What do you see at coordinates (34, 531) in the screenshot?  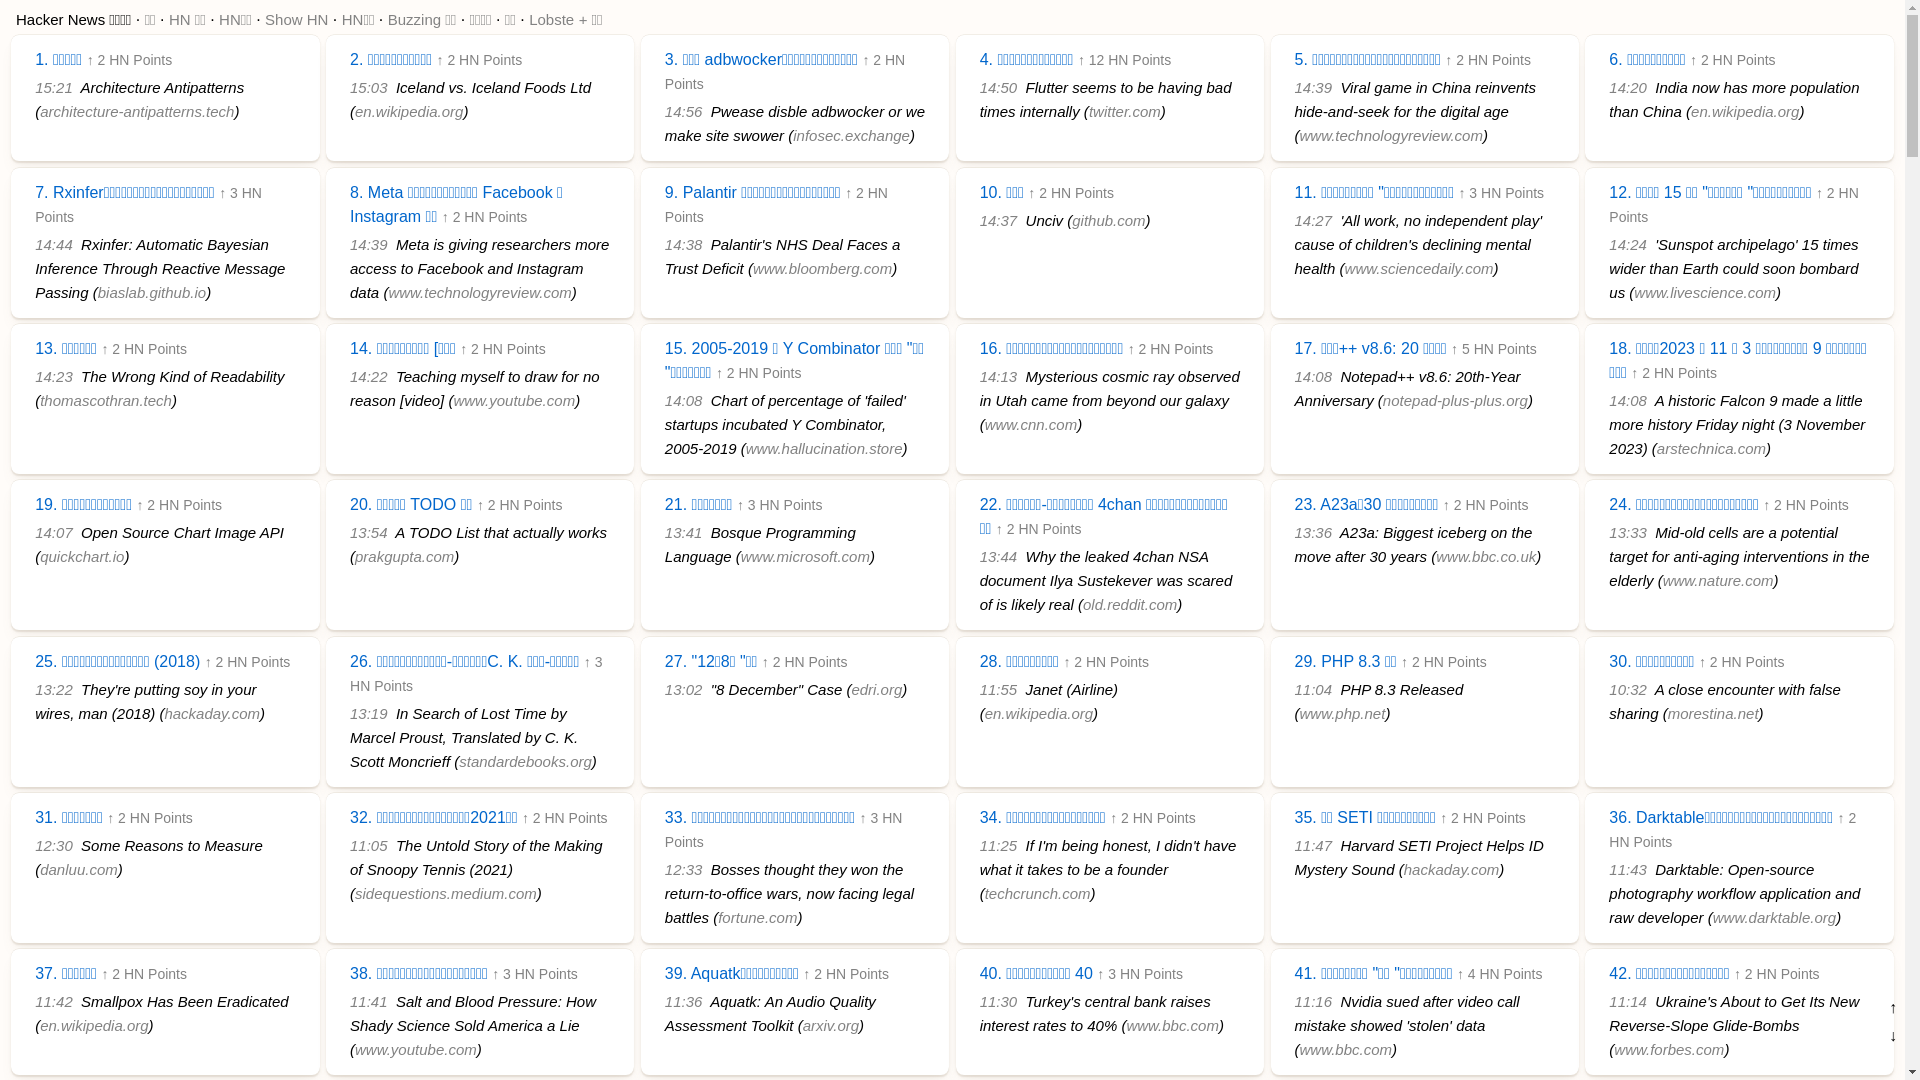 I see `'14:07'` at bounding box center [34, 531].